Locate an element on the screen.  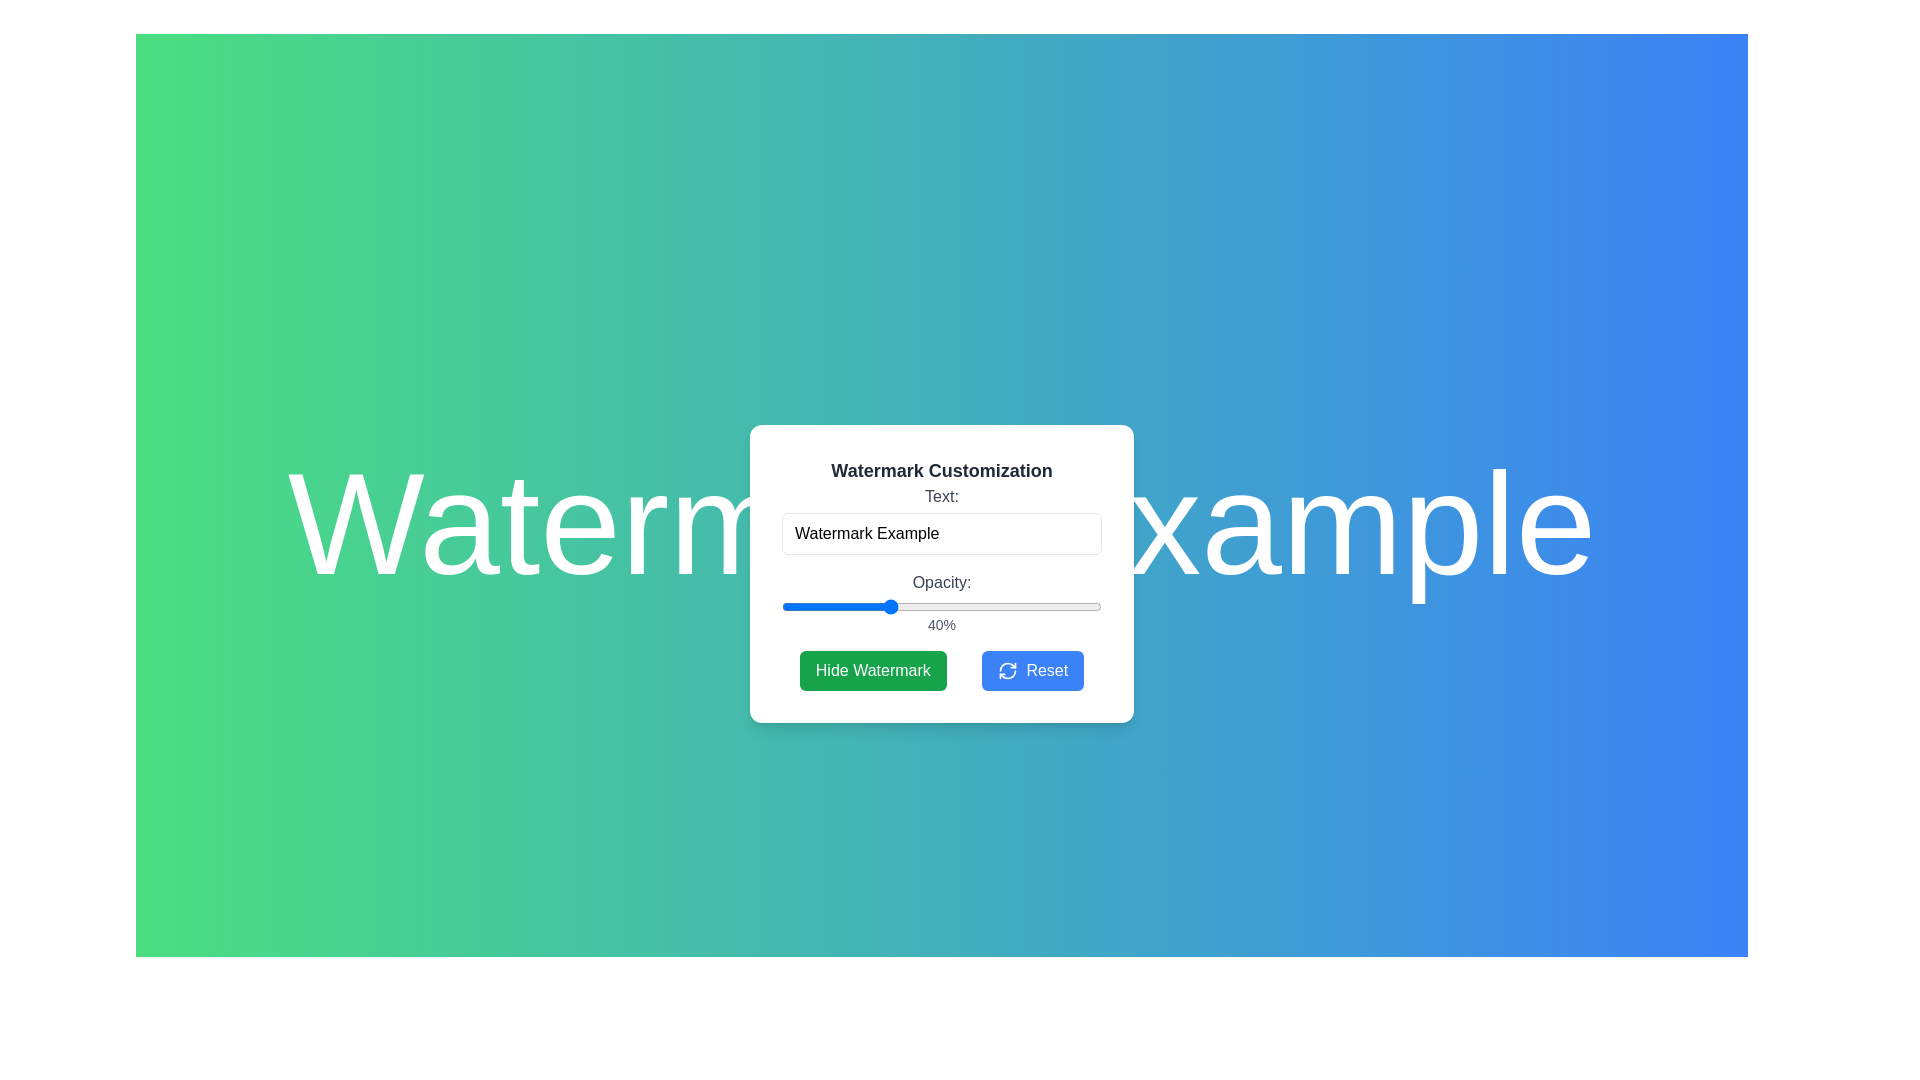
opacity is located at coordinates (880, 605).